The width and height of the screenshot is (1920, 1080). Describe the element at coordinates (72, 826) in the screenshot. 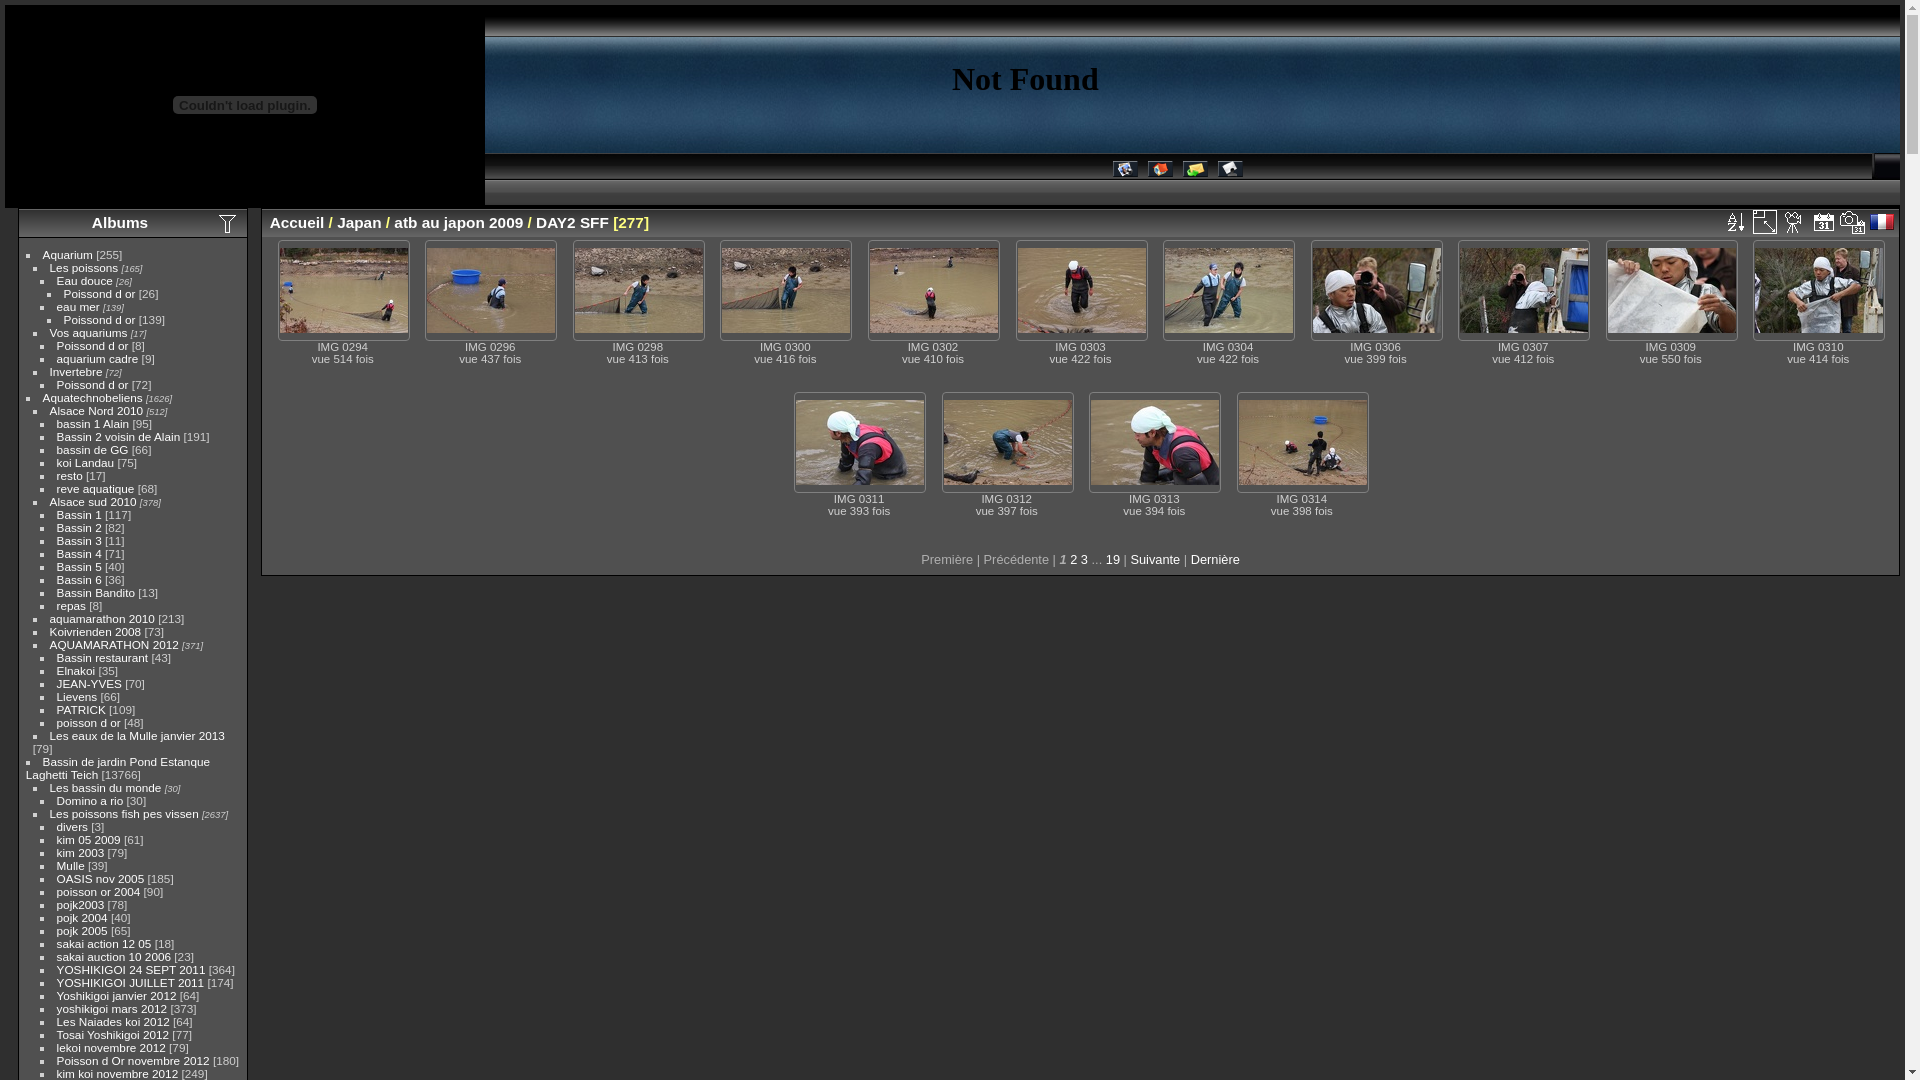

I see `'divers'` at that location.